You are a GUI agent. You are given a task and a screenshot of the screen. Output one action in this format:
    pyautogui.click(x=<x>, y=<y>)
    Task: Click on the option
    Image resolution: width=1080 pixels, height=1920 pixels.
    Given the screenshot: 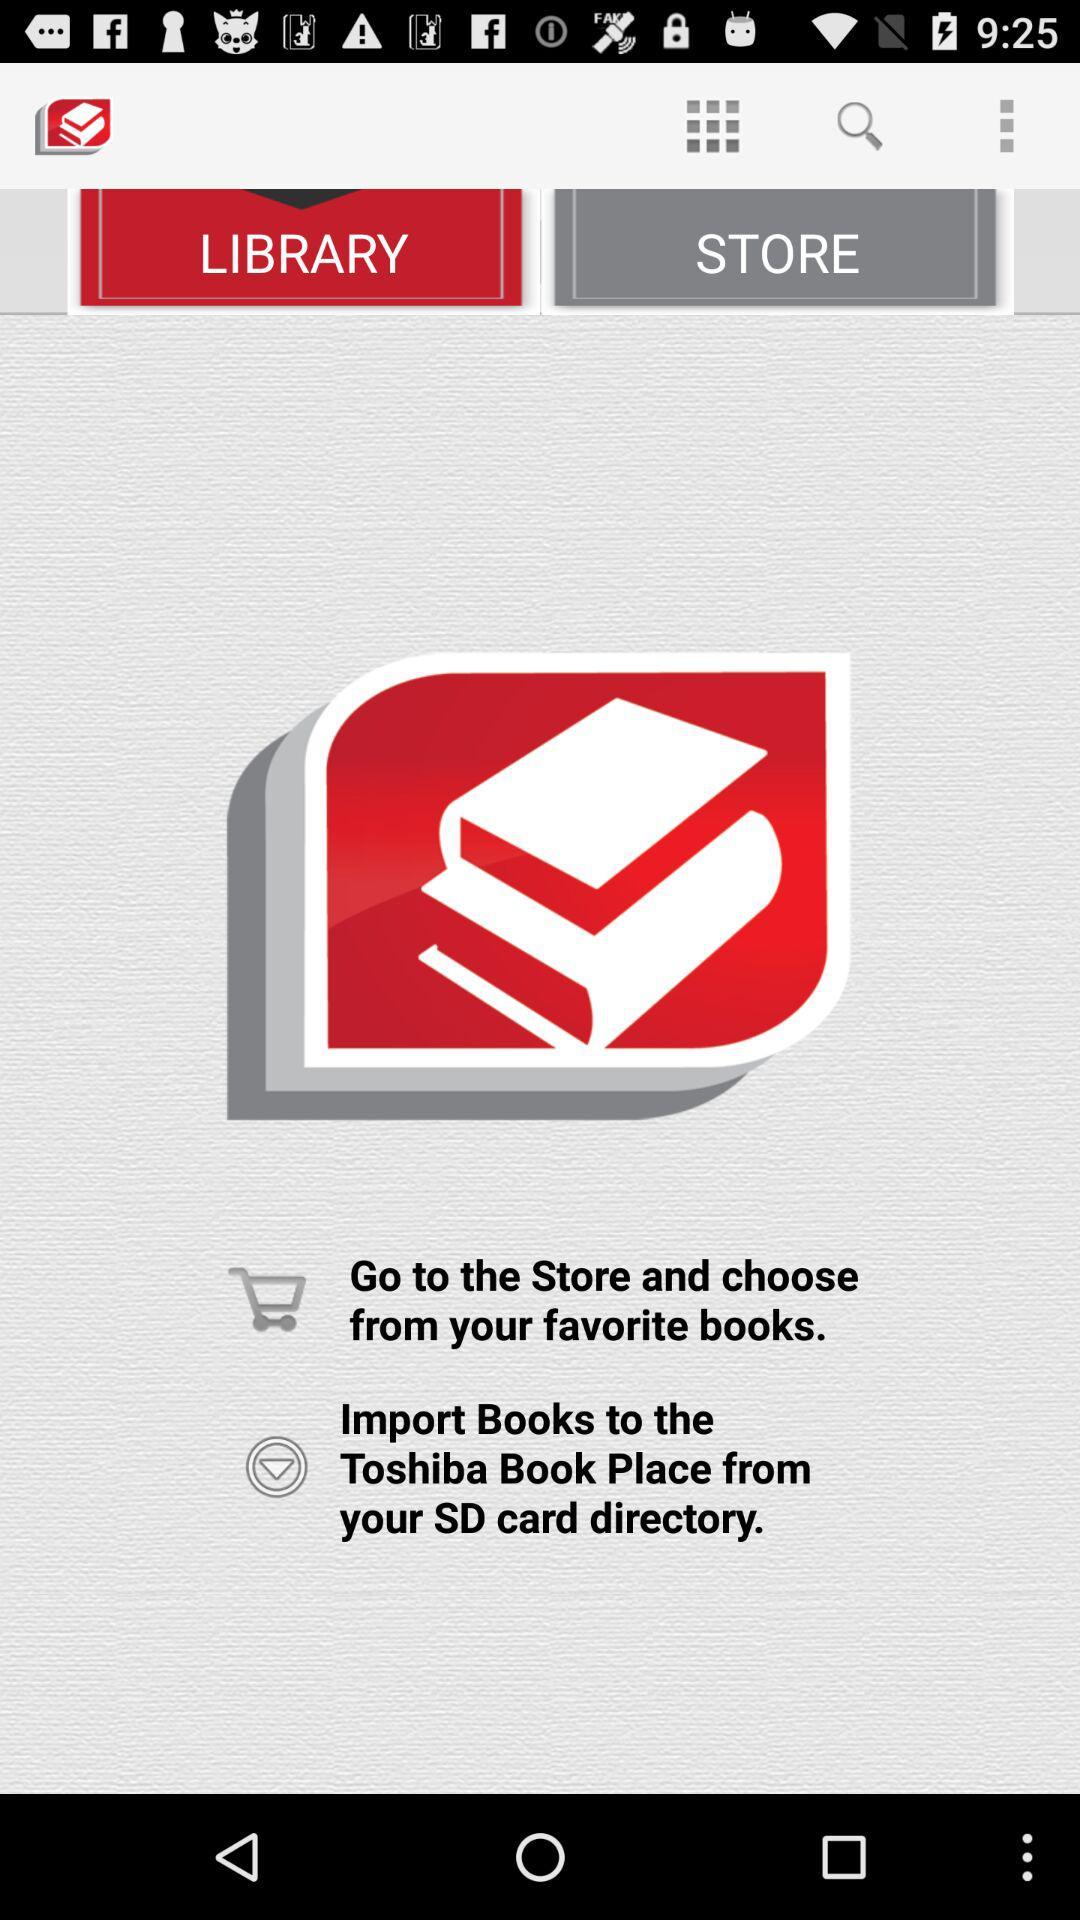 What is the action you would take?
    pyautogui.click(x=276, y=1467)
    